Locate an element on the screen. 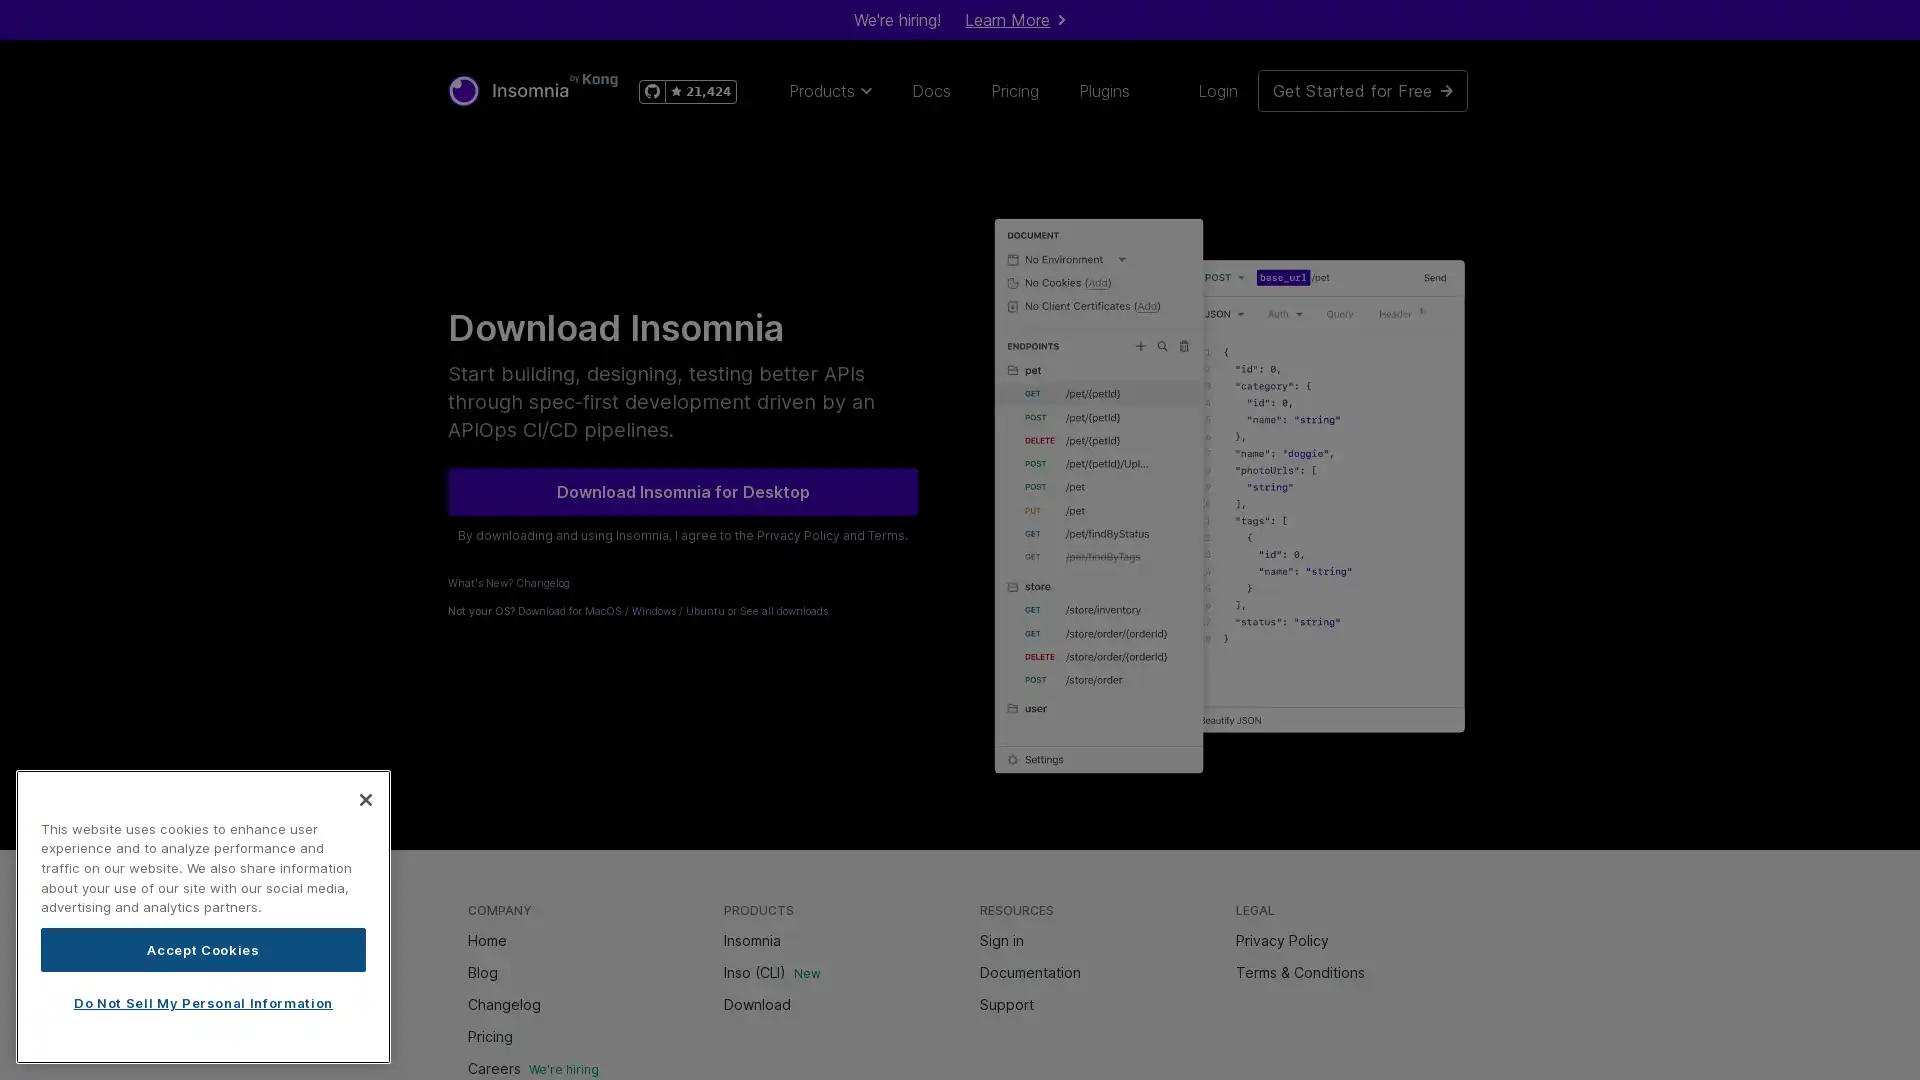  Accept Cookies is located at coordinates (203, 948).